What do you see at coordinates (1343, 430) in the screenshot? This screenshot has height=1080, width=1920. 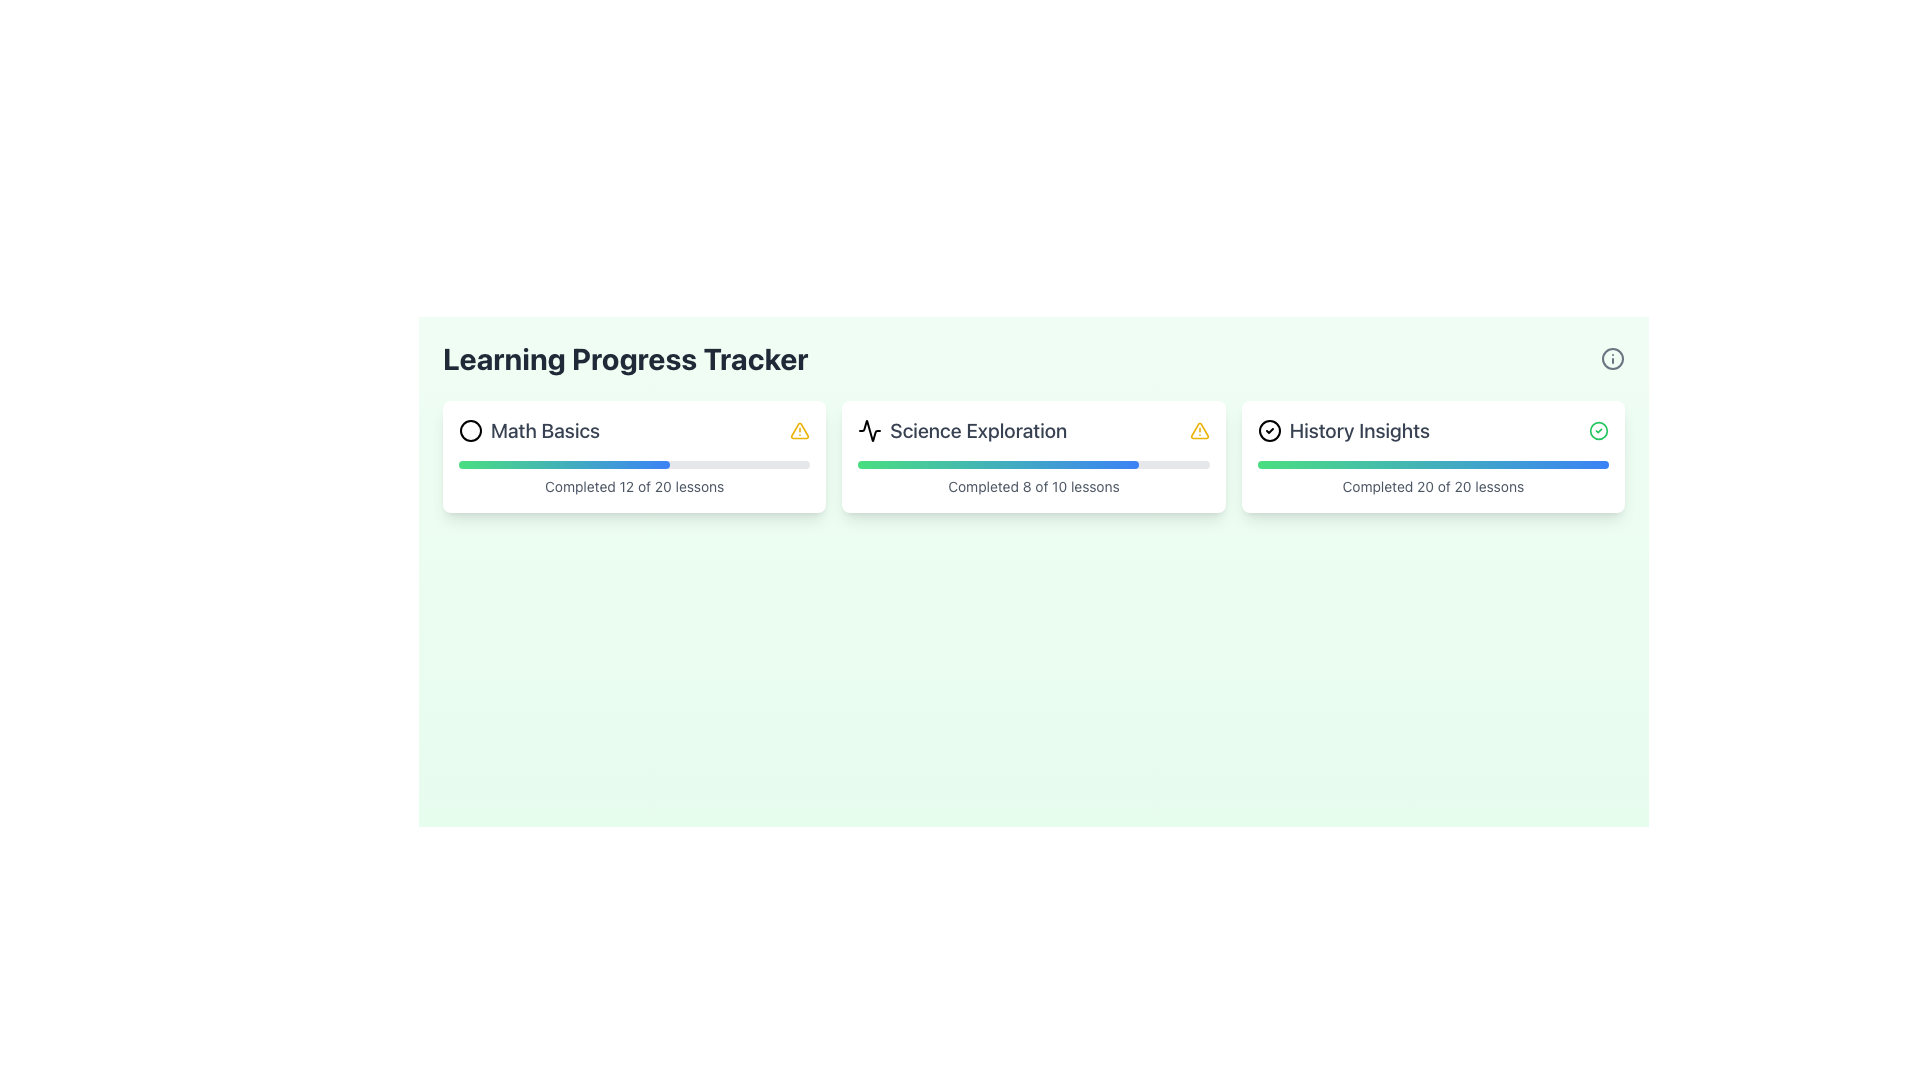 I see `the 'History Insights' text with an icon that includes a circular outline and a checkmark` at bounding box center [1343, 430].